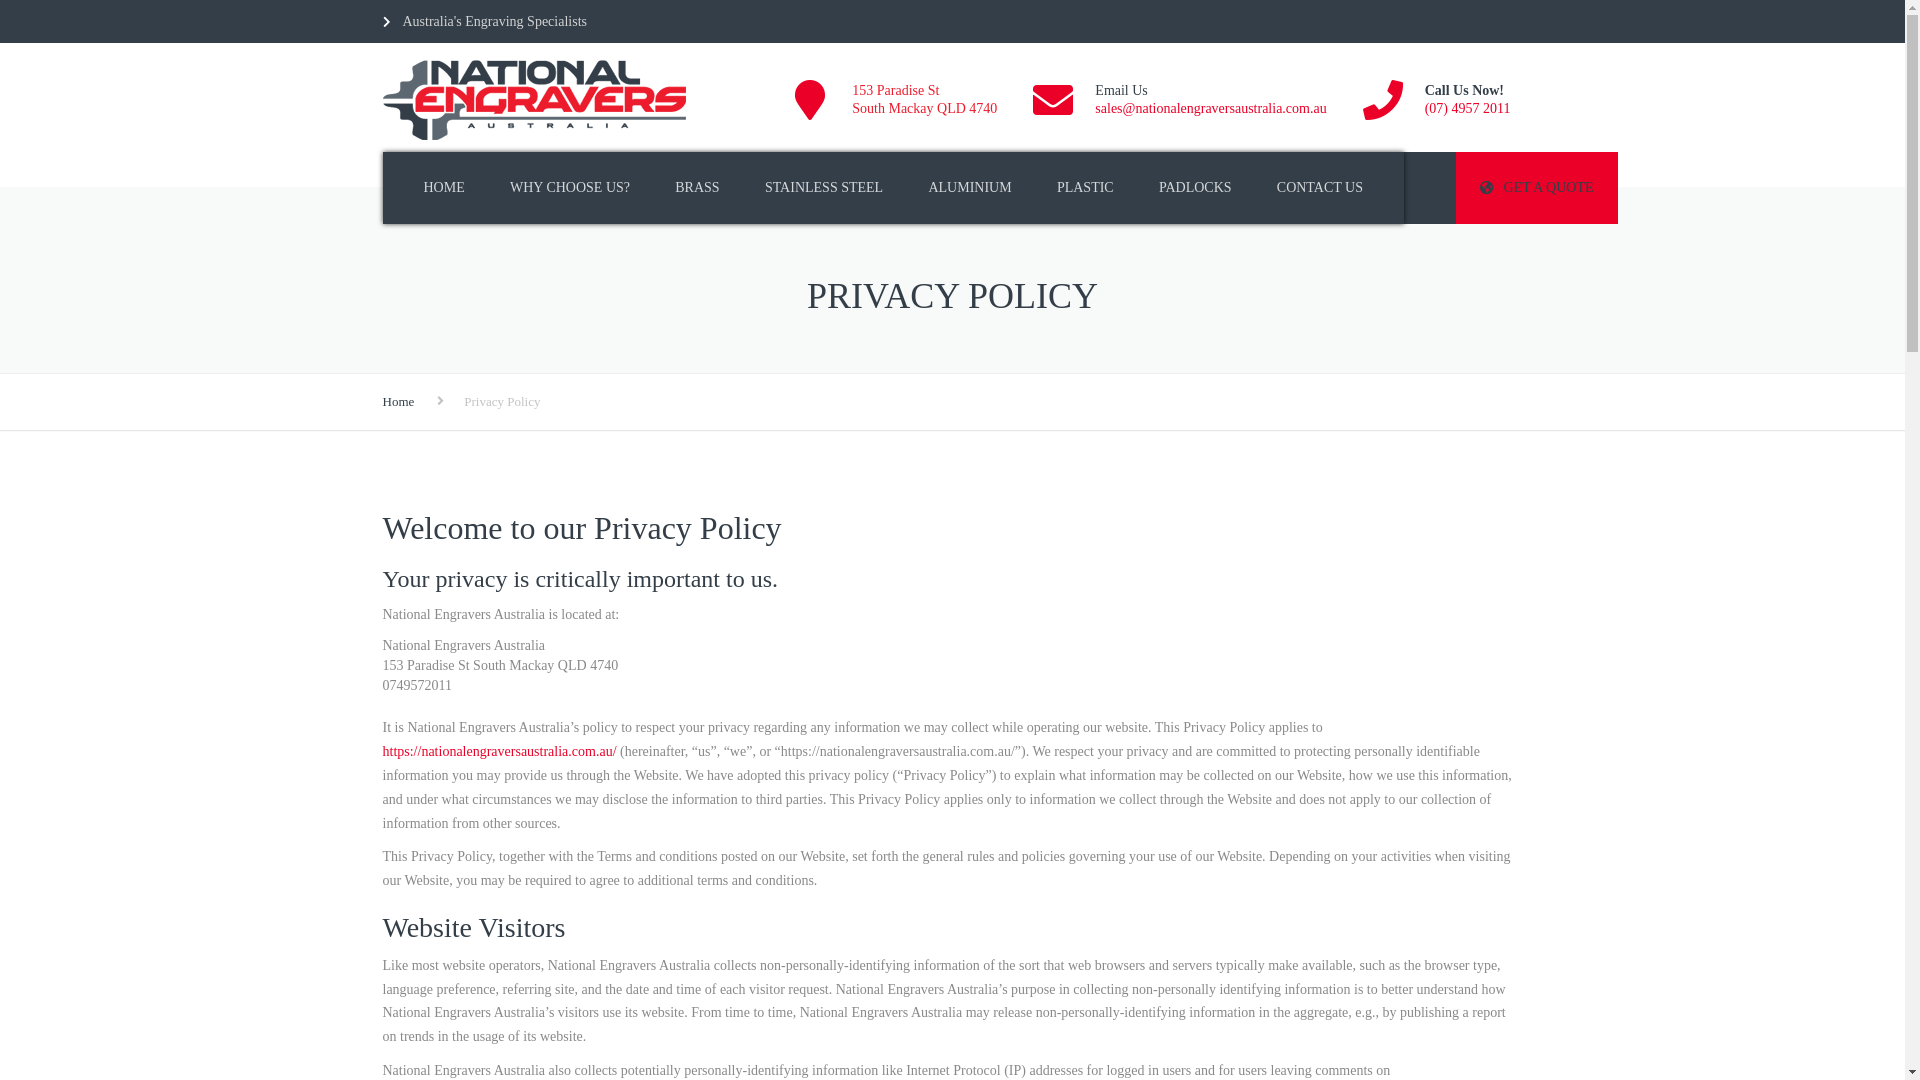  What do you see at coordinates (1209, 108) in the screenshot?
I see `'sales@nationalengraversaustralia.com.au'` at bounding box center [1209, 108].